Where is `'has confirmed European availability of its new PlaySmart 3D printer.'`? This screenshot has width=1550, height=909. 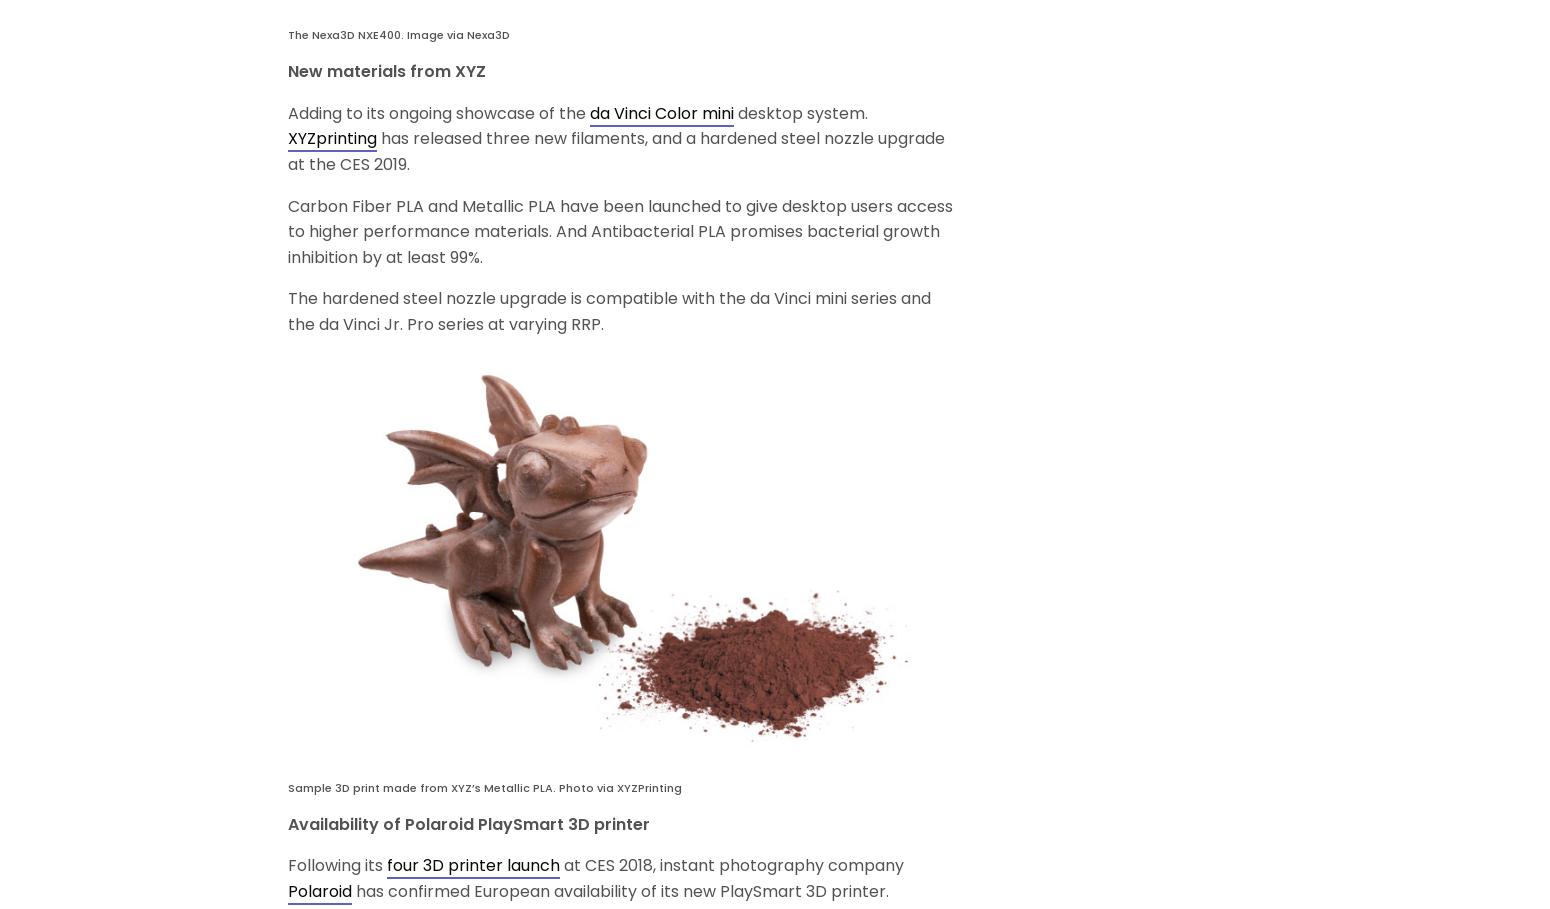 'has confirmed European availability of its new PlaySmart 3D printer.' is located at coordinates (351, 890).